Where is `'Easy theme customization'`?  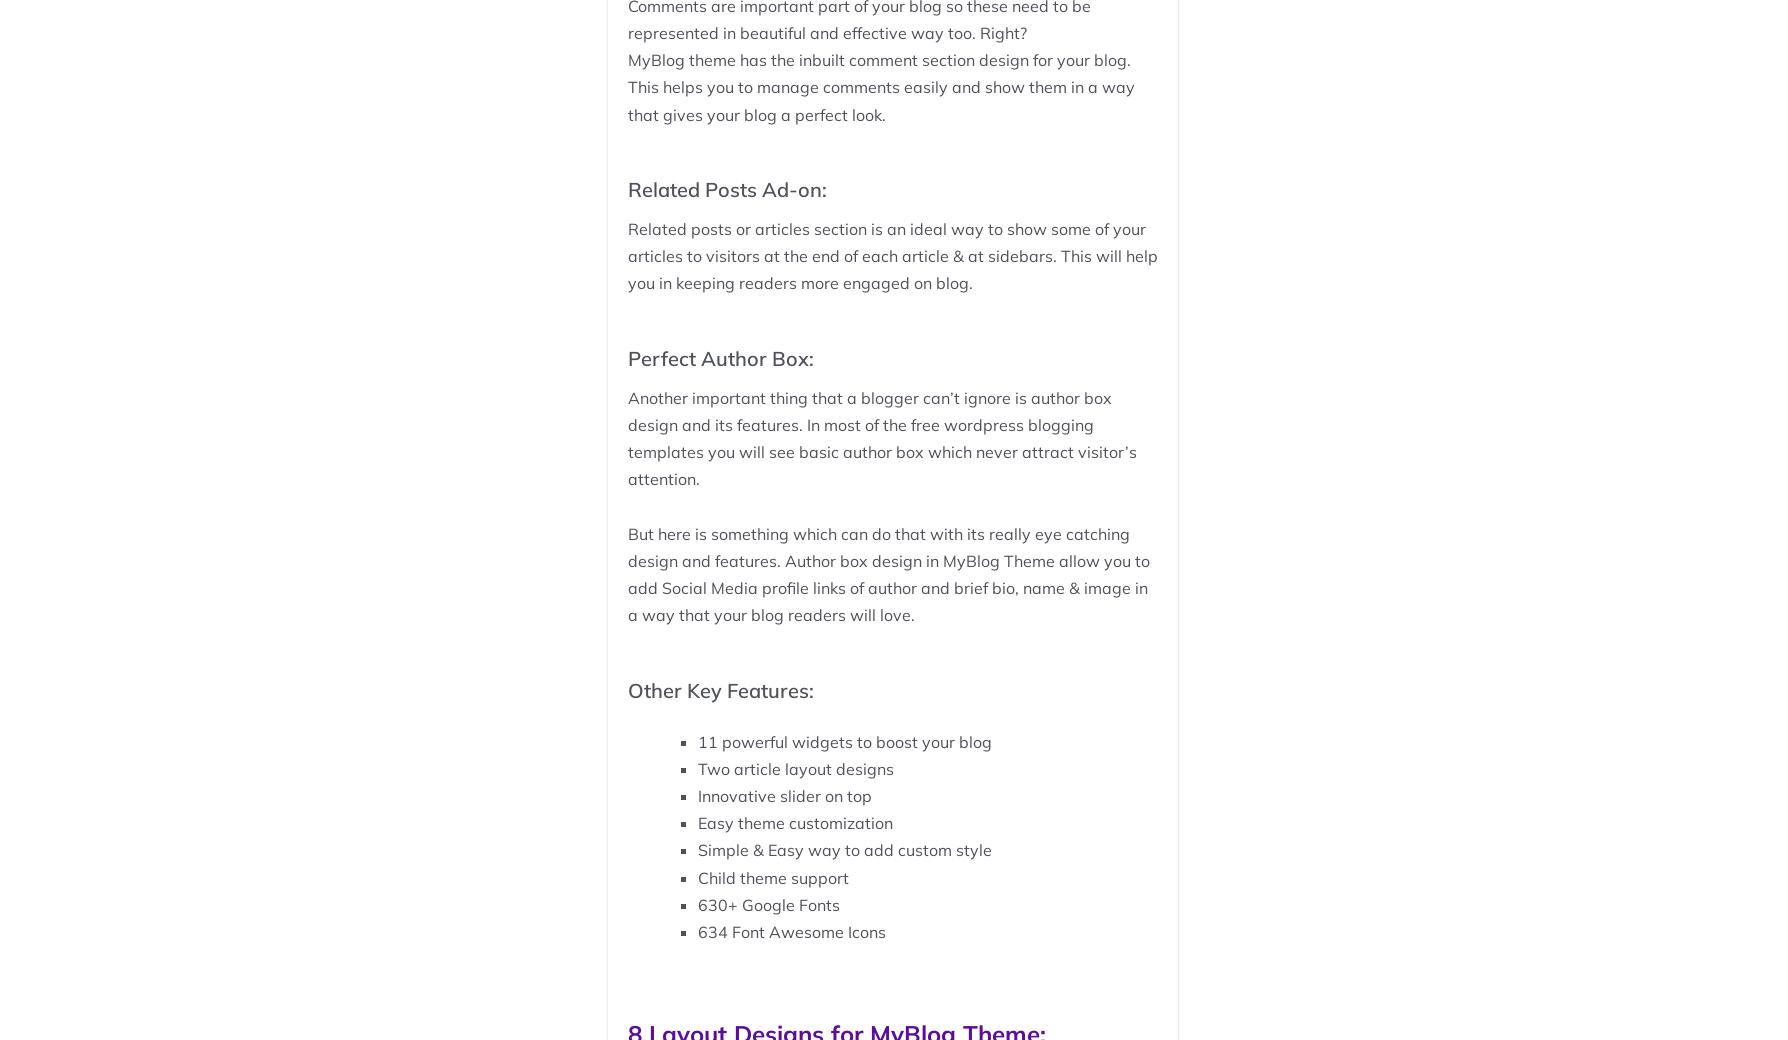 'Easy theme customization' is located at coordinates (793, 821).